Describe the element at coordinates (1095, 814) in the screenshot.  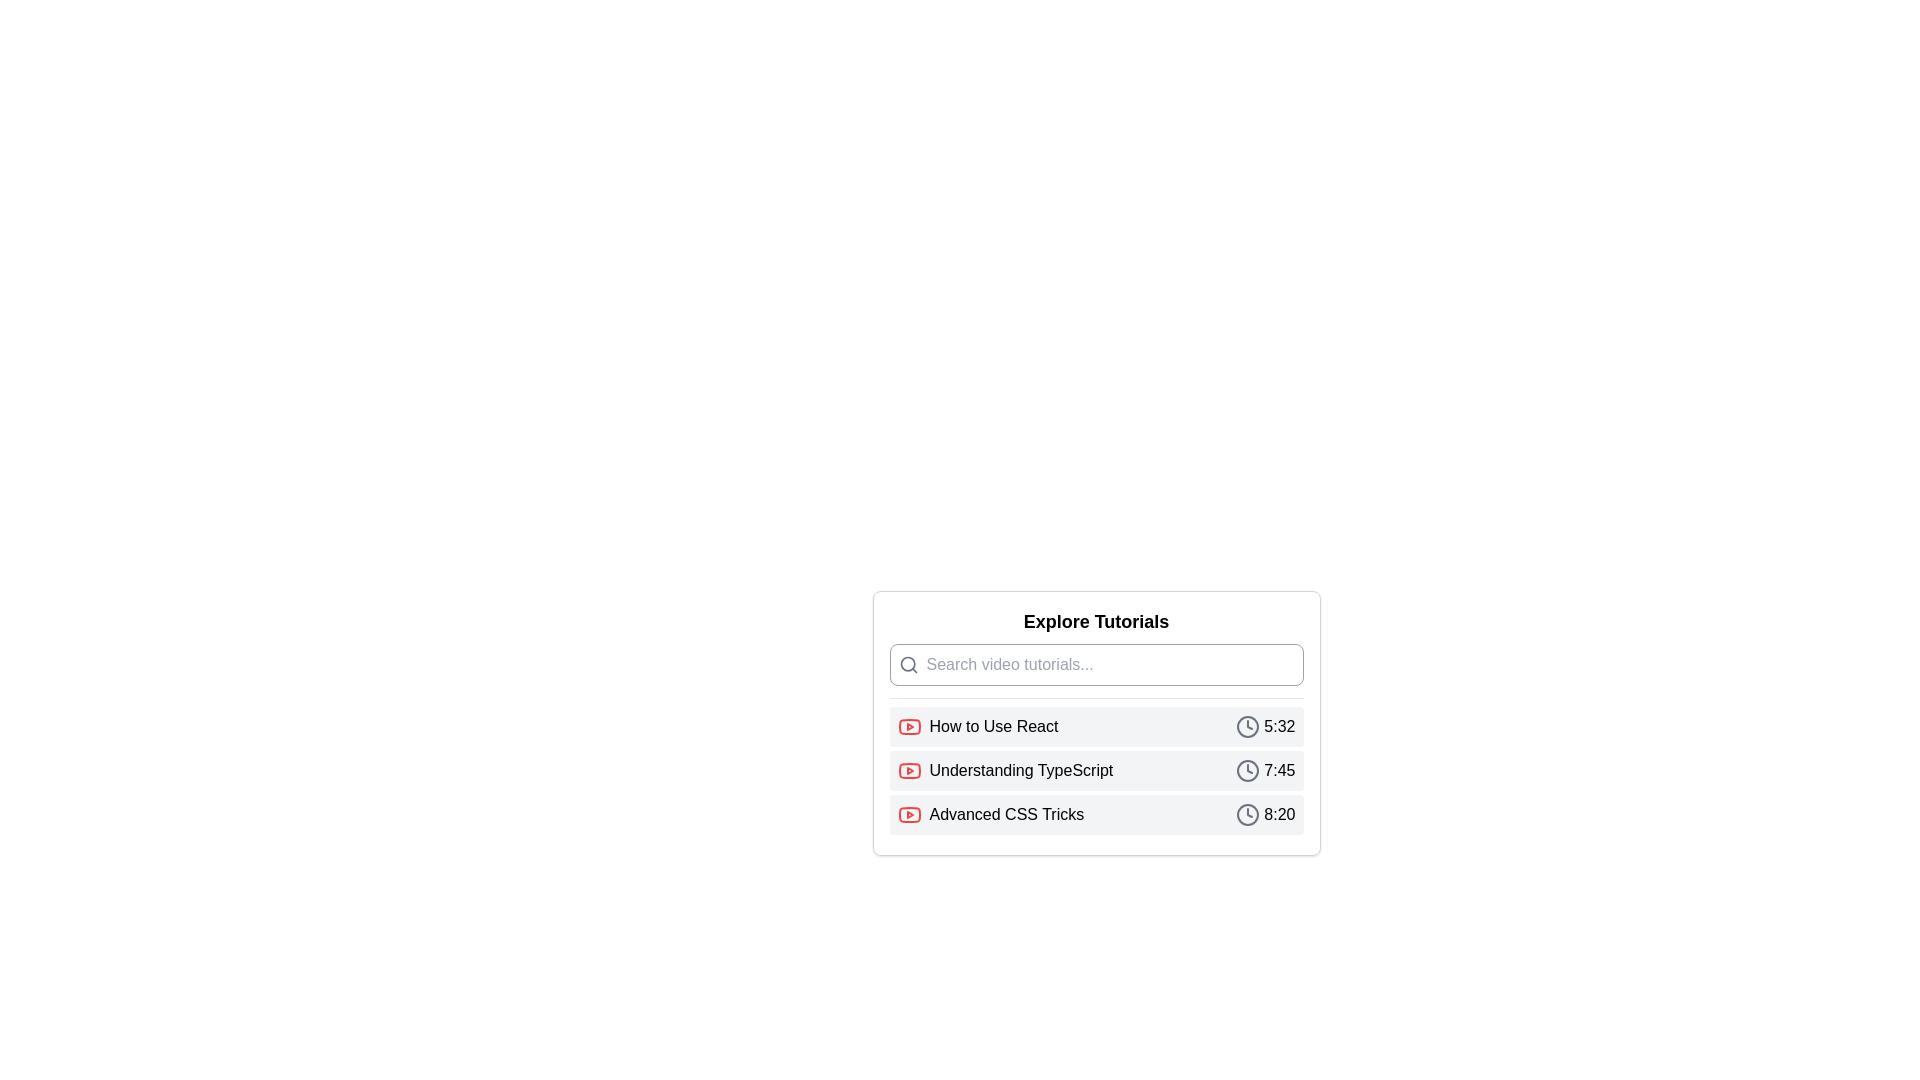
I see `the third tutorial item in the list titled 'Explore Tutorials' for keyboard navigation` at that location.